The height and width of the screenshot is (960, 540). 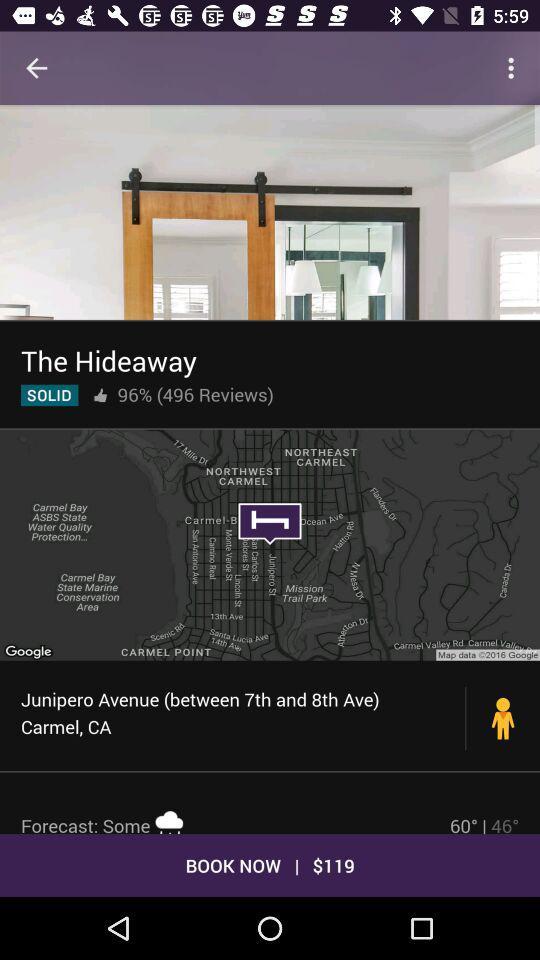 I want to click on the hideaway icon, so click(x=108, y=360).